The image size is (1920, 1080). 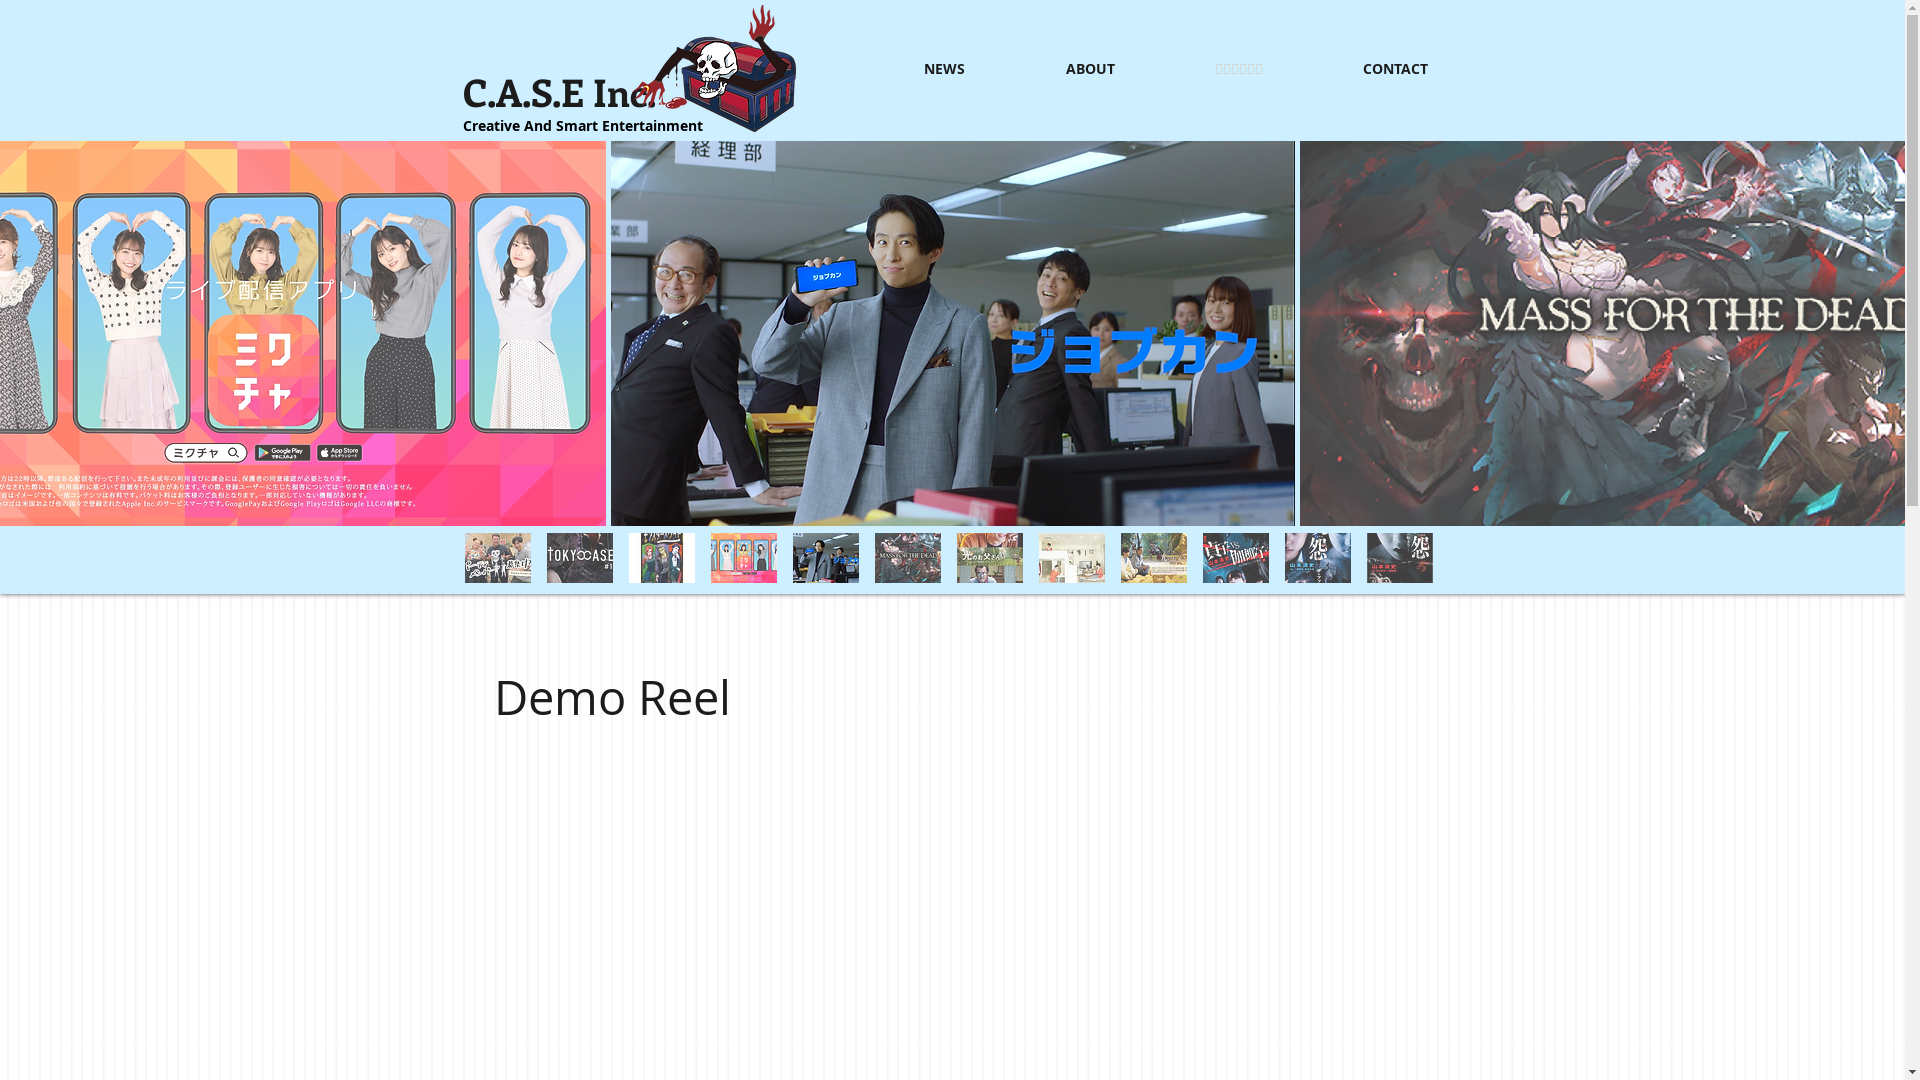 I want to click on 'CONTACT', so click(x=1360, y=68).